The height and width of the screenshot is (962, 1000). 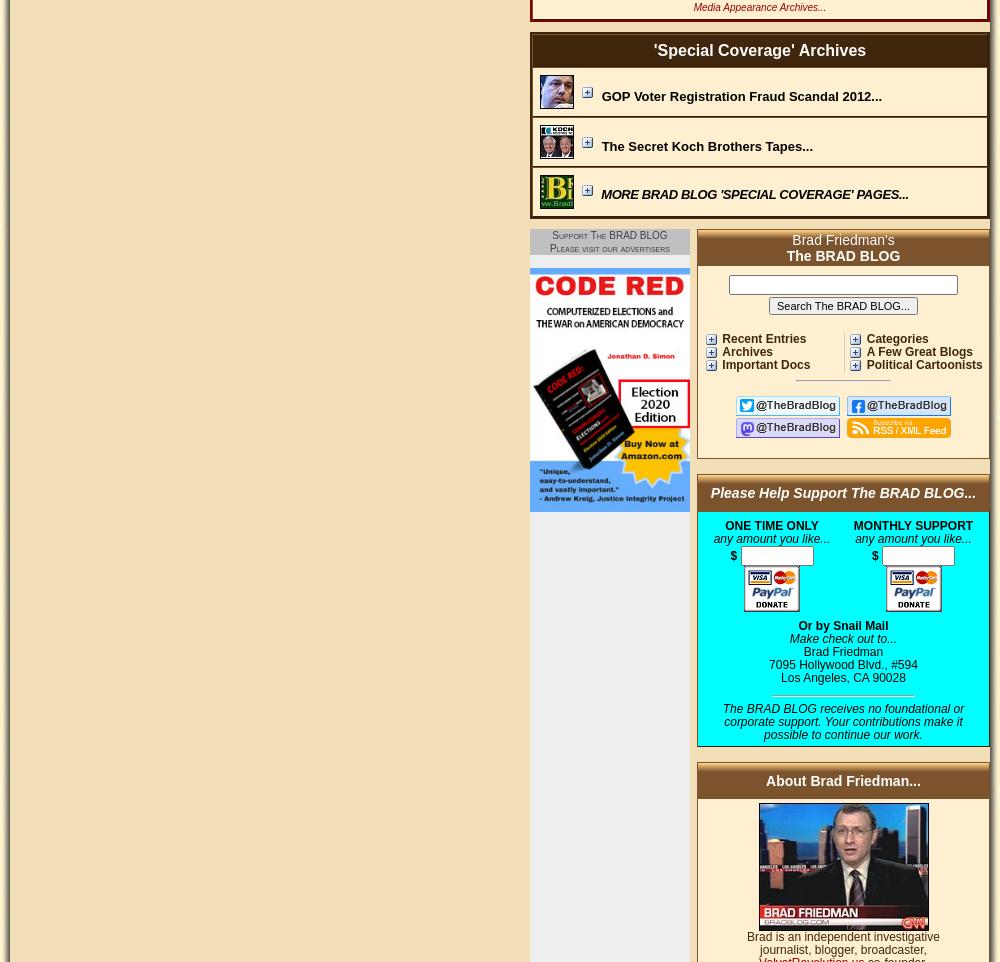 What do you see at coordinates (764, 339) in the screenshot?
I see `'Recent Entries'` at bounding box center [764, 339].